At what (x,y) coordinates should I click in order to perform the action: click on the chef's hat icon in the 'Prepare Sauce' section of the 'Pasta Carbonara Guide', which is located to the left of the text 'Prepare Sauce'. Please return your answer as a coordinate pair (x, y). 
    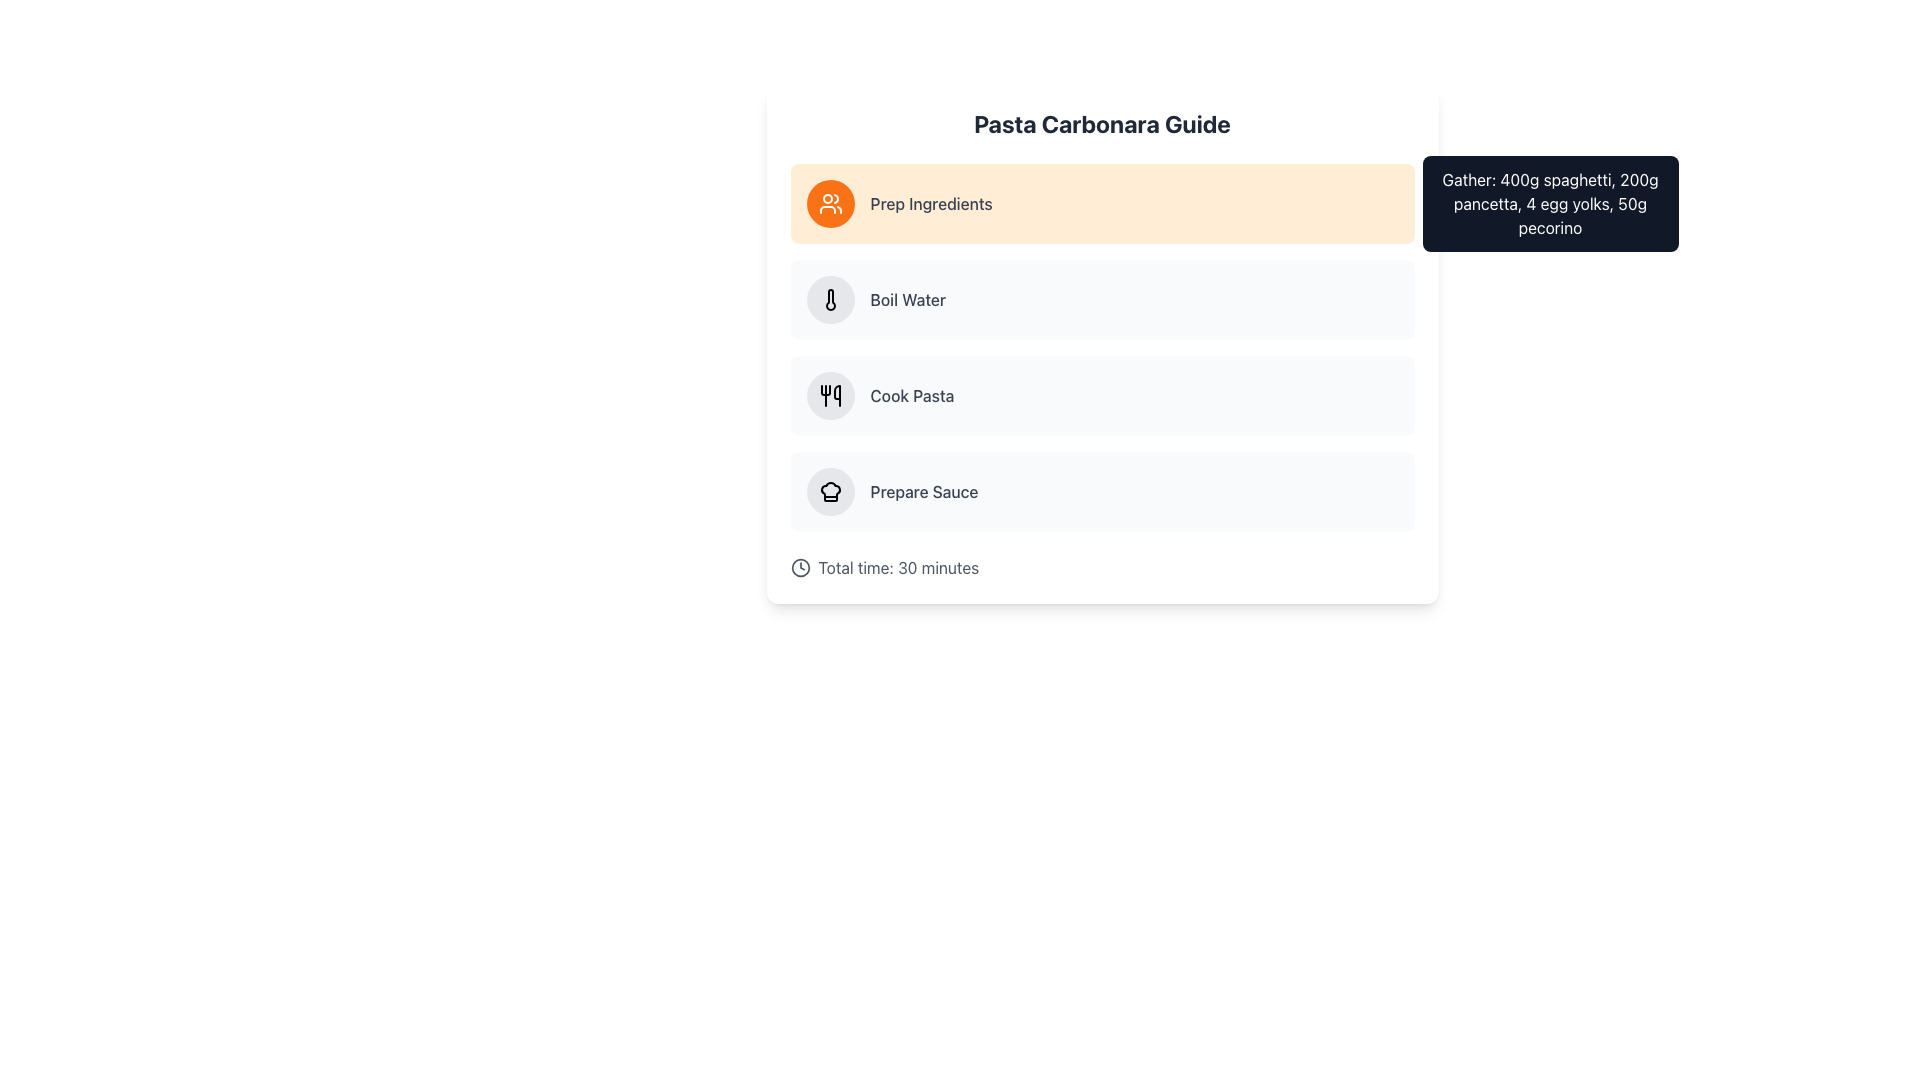
    Looking at the image, I should click on (830, 492).